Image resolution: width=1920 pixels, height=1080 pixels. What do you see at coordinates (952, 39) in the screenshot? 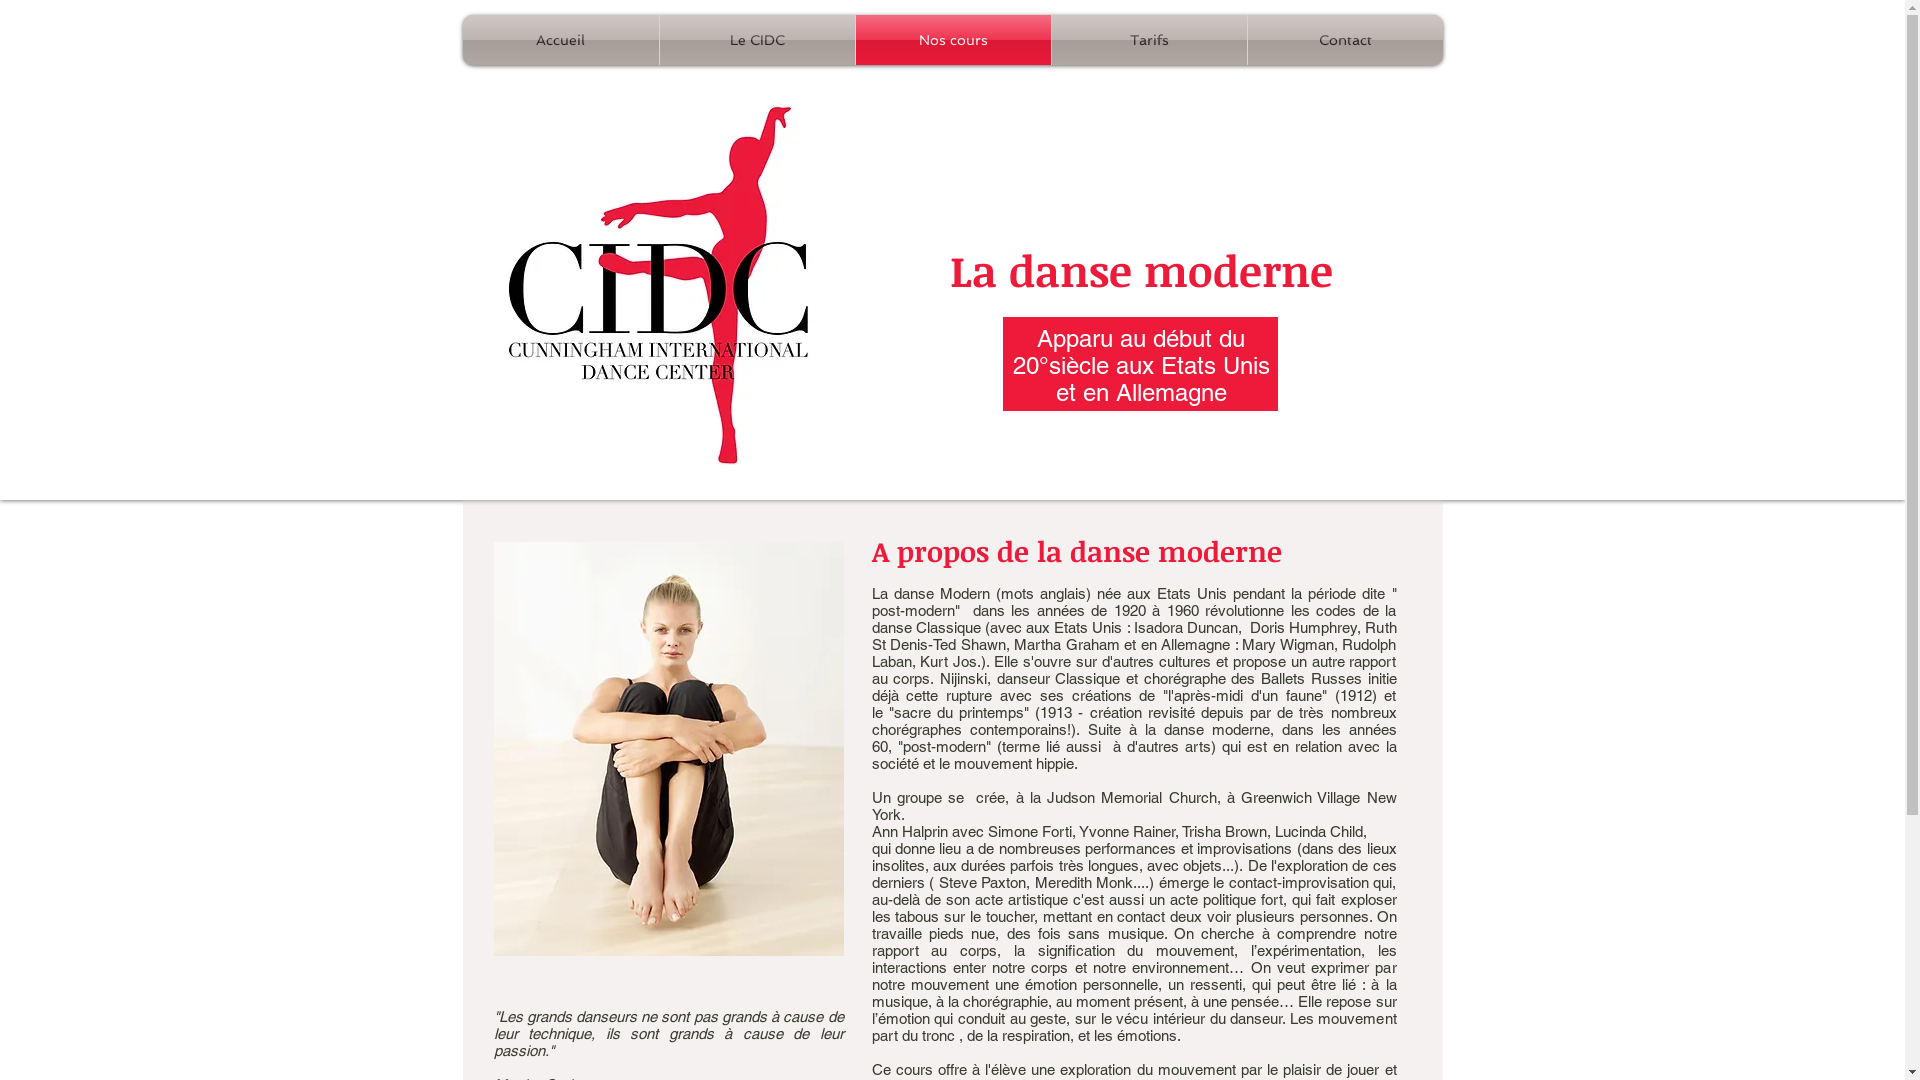
I see `'Nos cours'` at bounding box center [952, 39].